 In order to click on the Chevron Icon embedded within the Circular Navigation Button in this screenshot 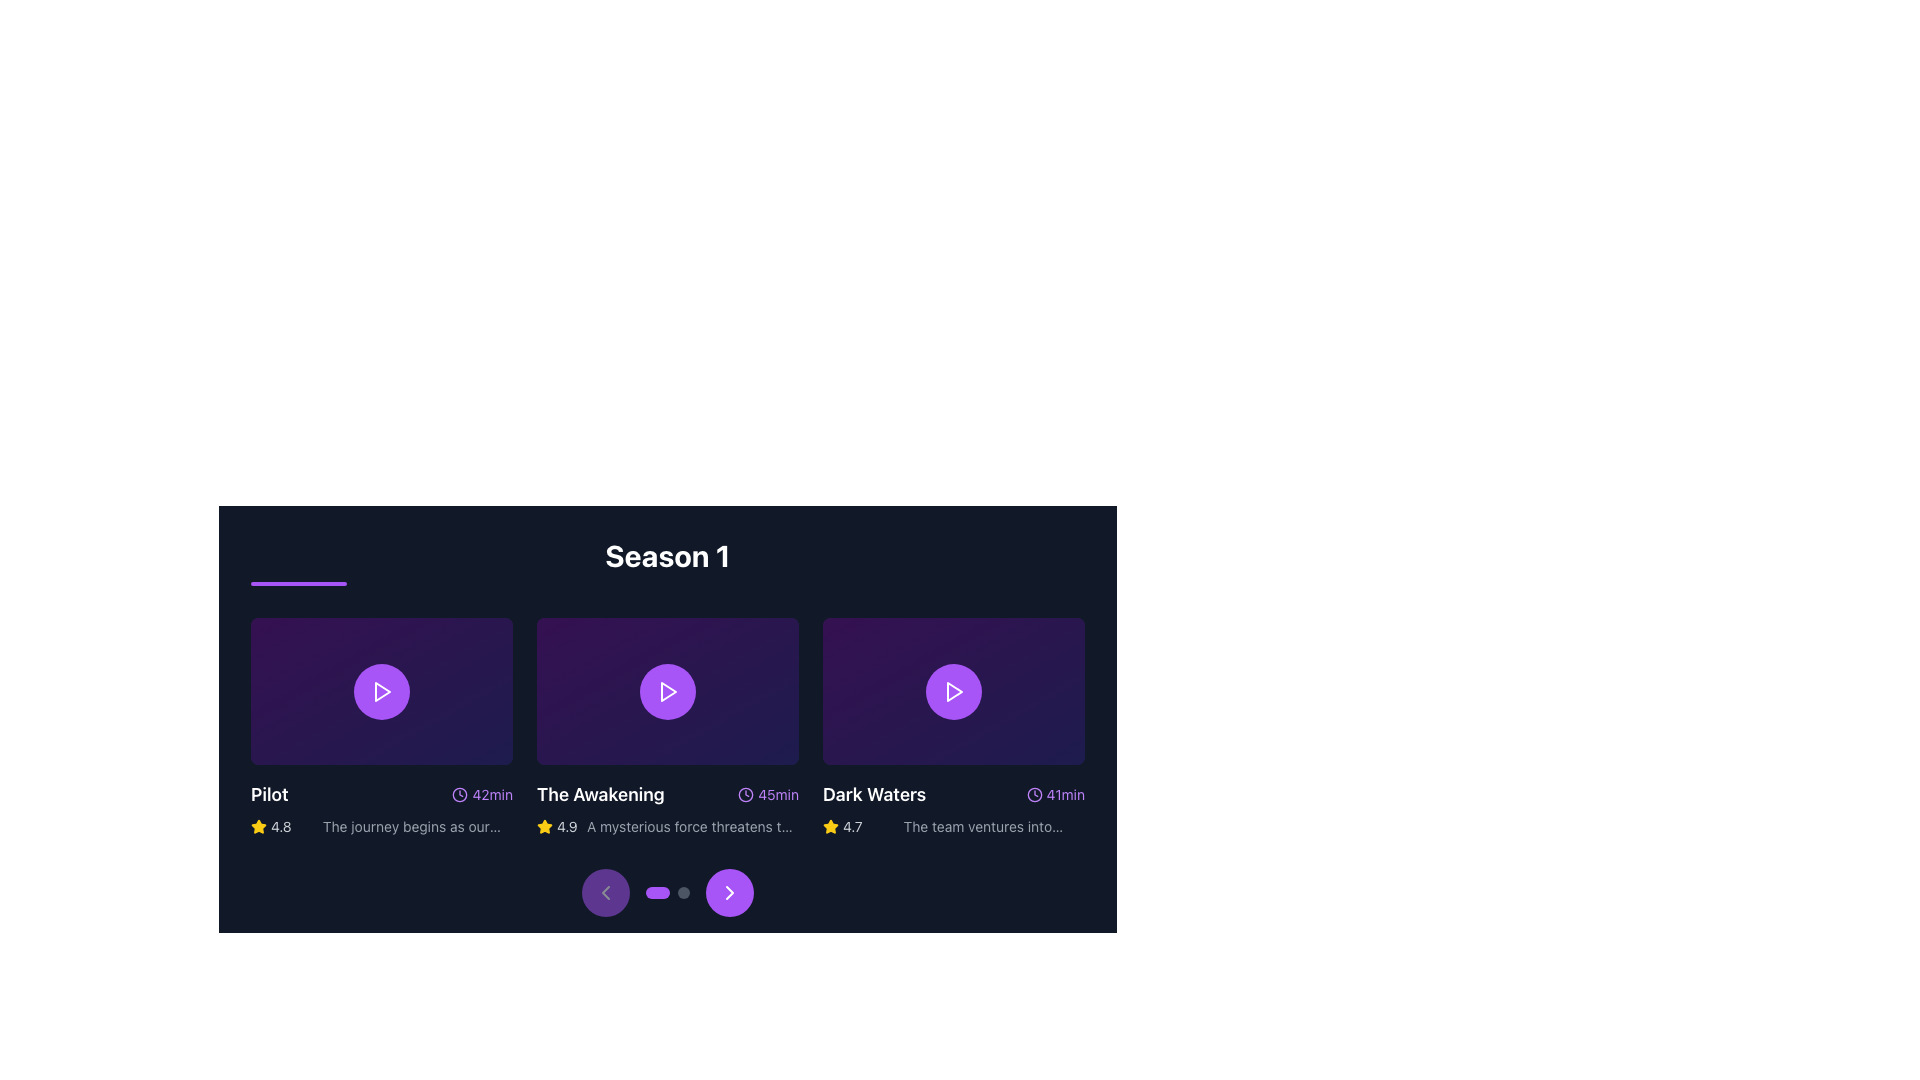, I will do `click(728, 892)`.